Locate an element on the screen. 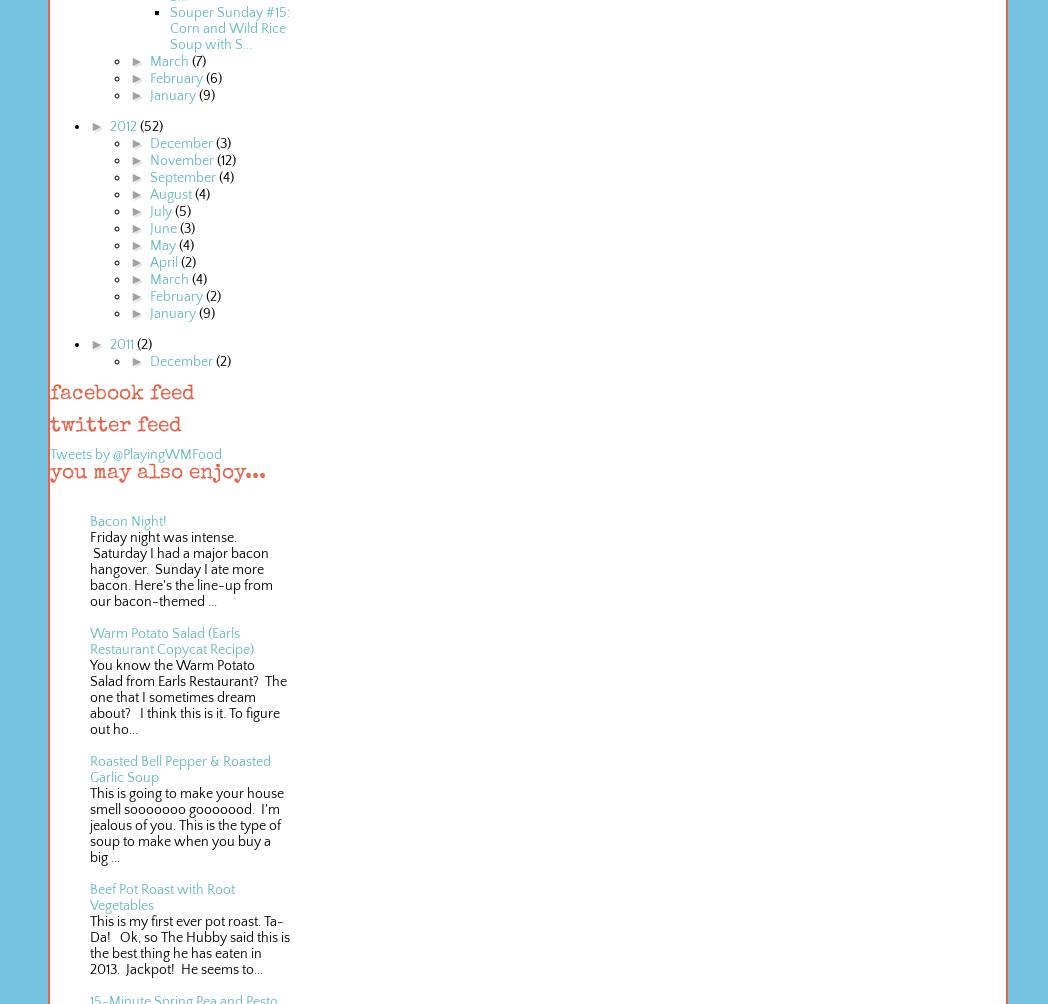  'Warm Potato Salad (Earls Restaurant Copycat Recipe)' is located at coordinates (89, 640).